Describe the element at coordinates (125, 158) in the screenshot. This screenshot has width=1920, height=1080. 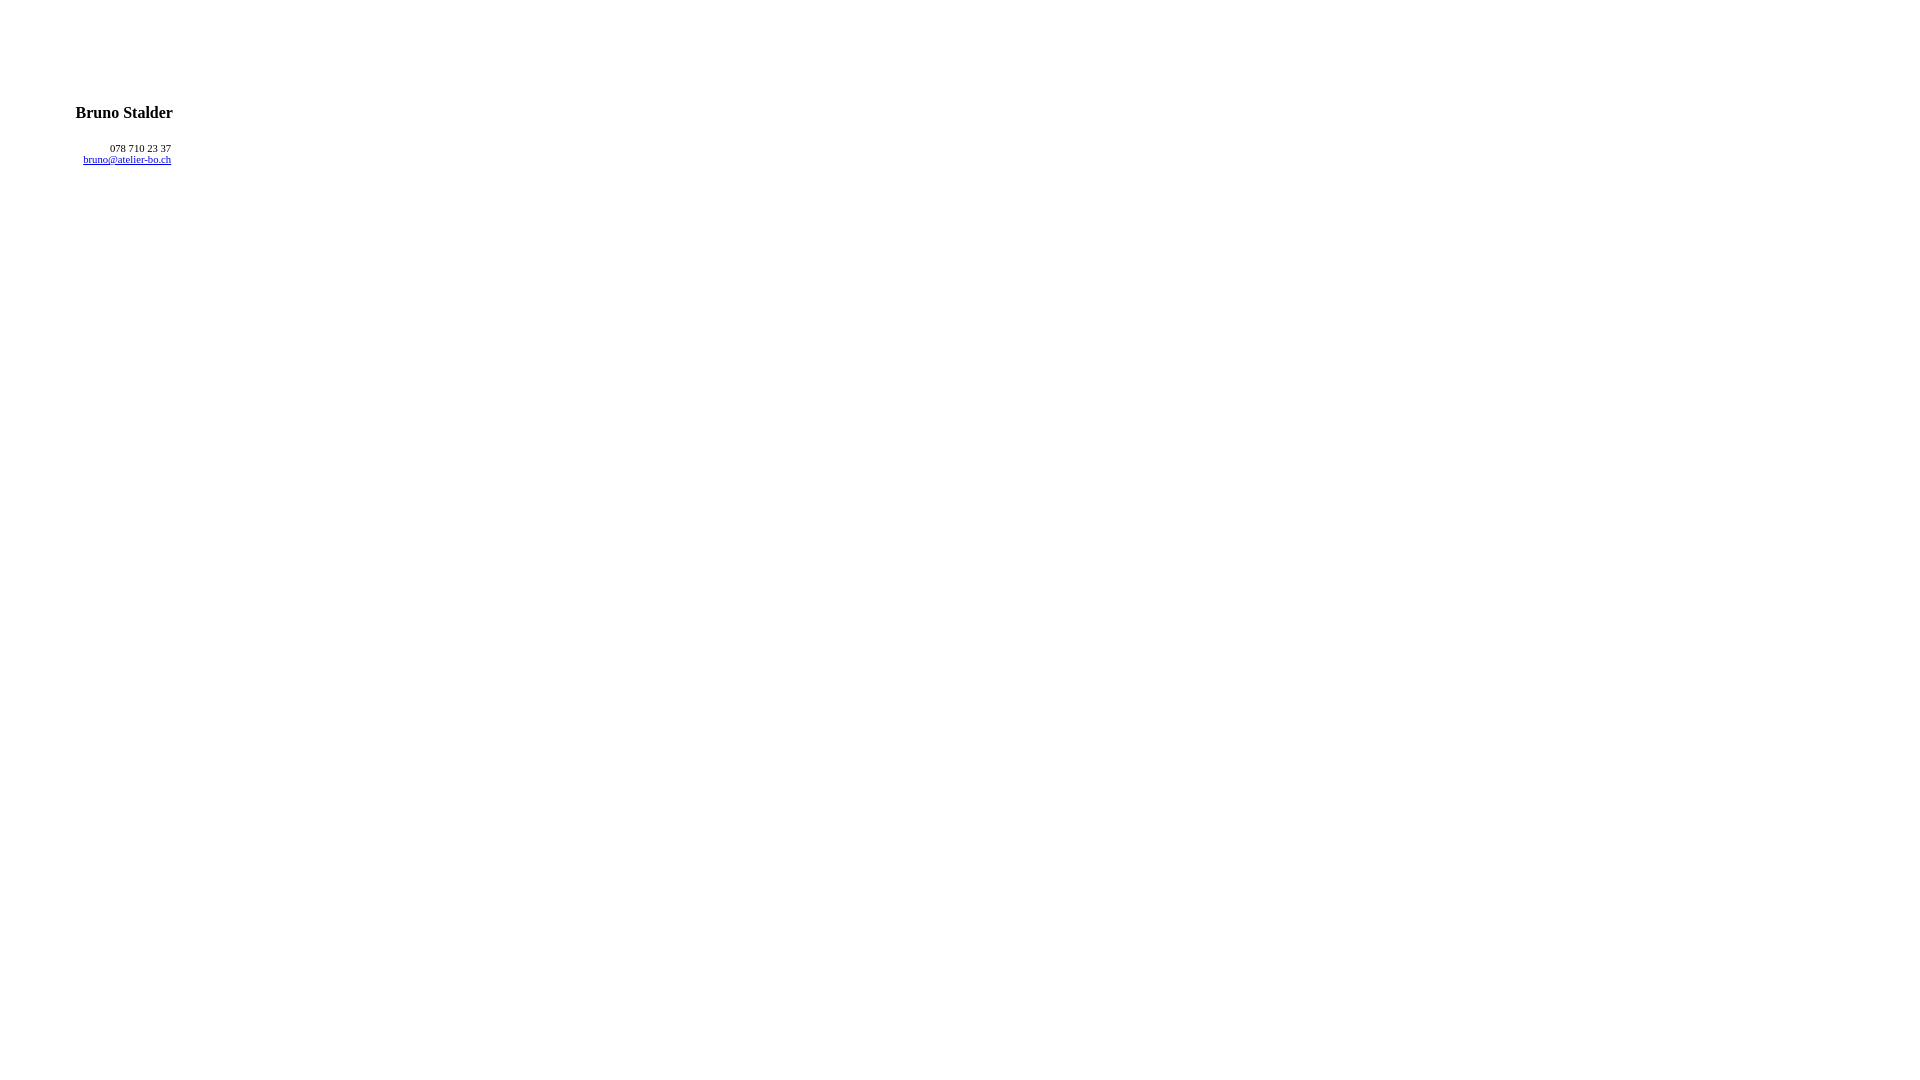
I see `'bruno@atelier-bo.ch'` at that location.